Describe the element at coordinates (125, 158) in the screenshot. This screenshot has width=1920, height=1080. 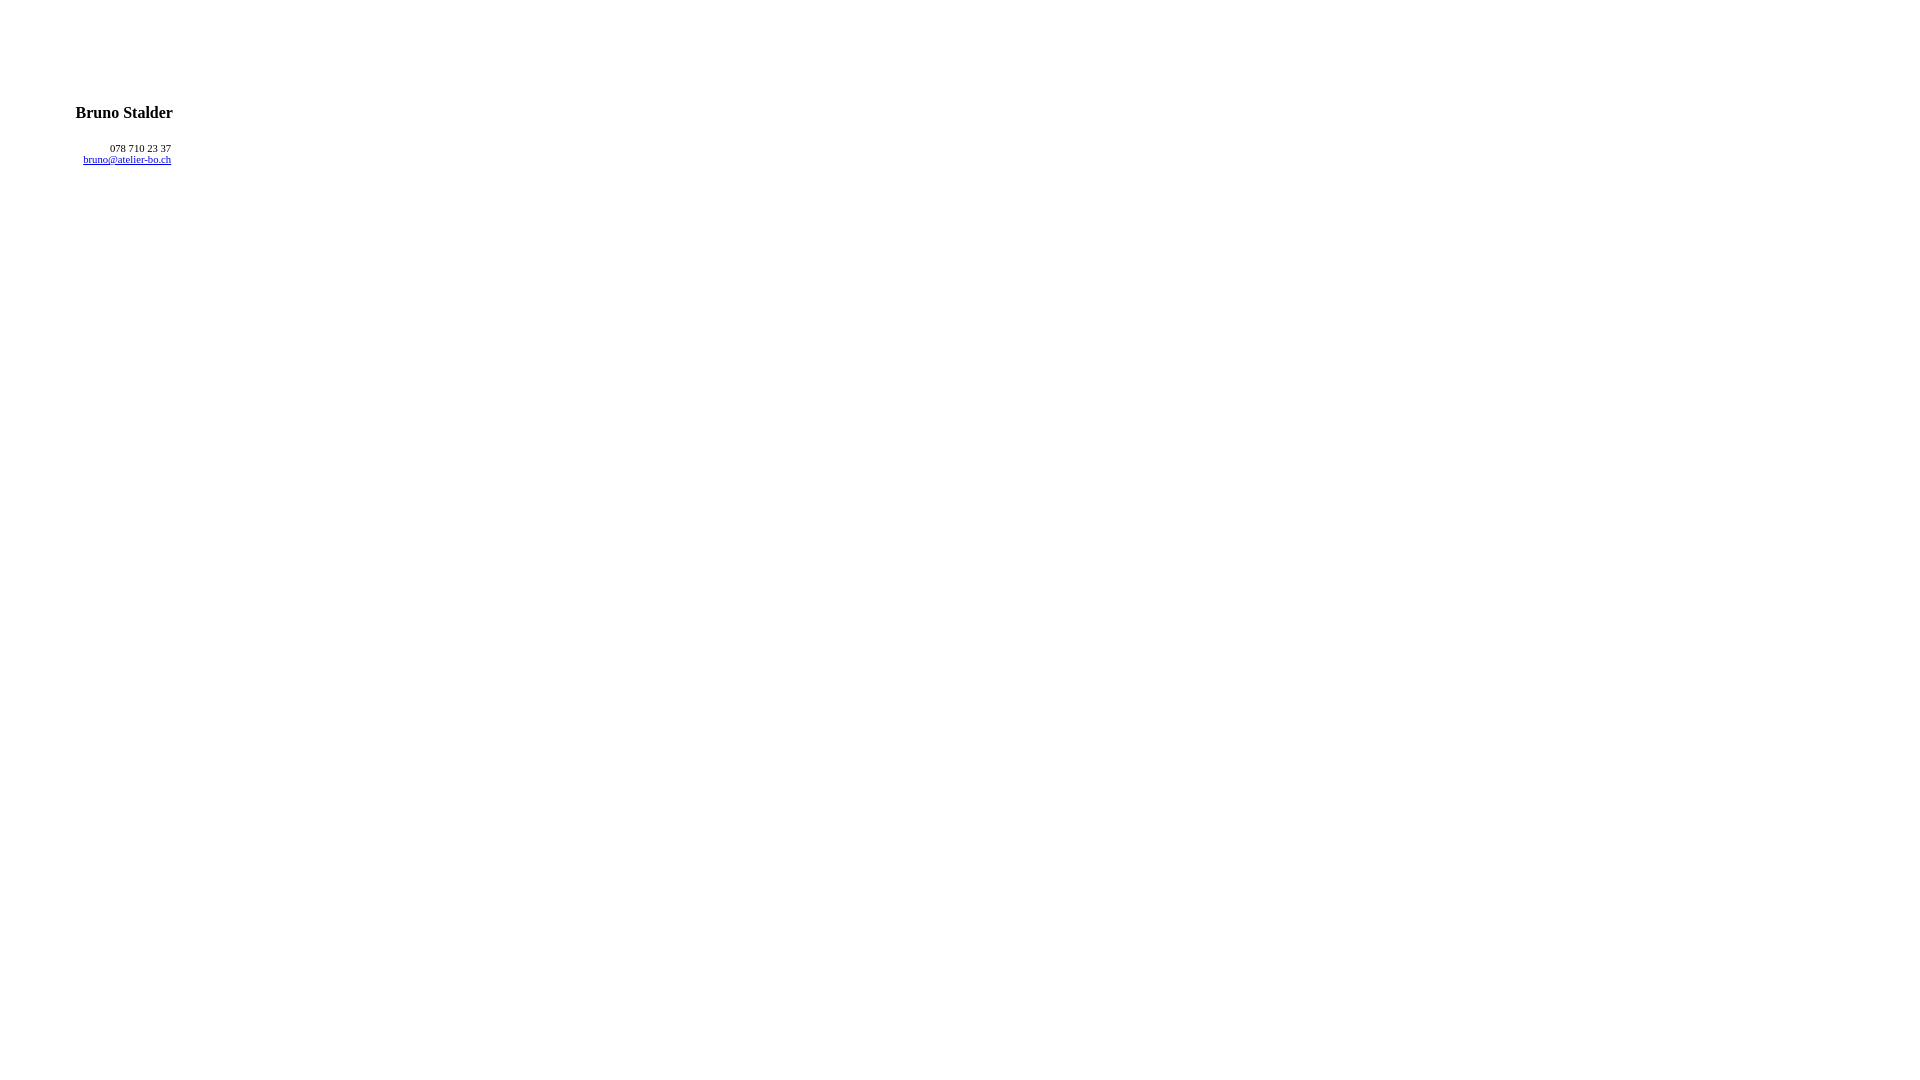
I see `'bruno@atelier-bo.ch'` at that location.